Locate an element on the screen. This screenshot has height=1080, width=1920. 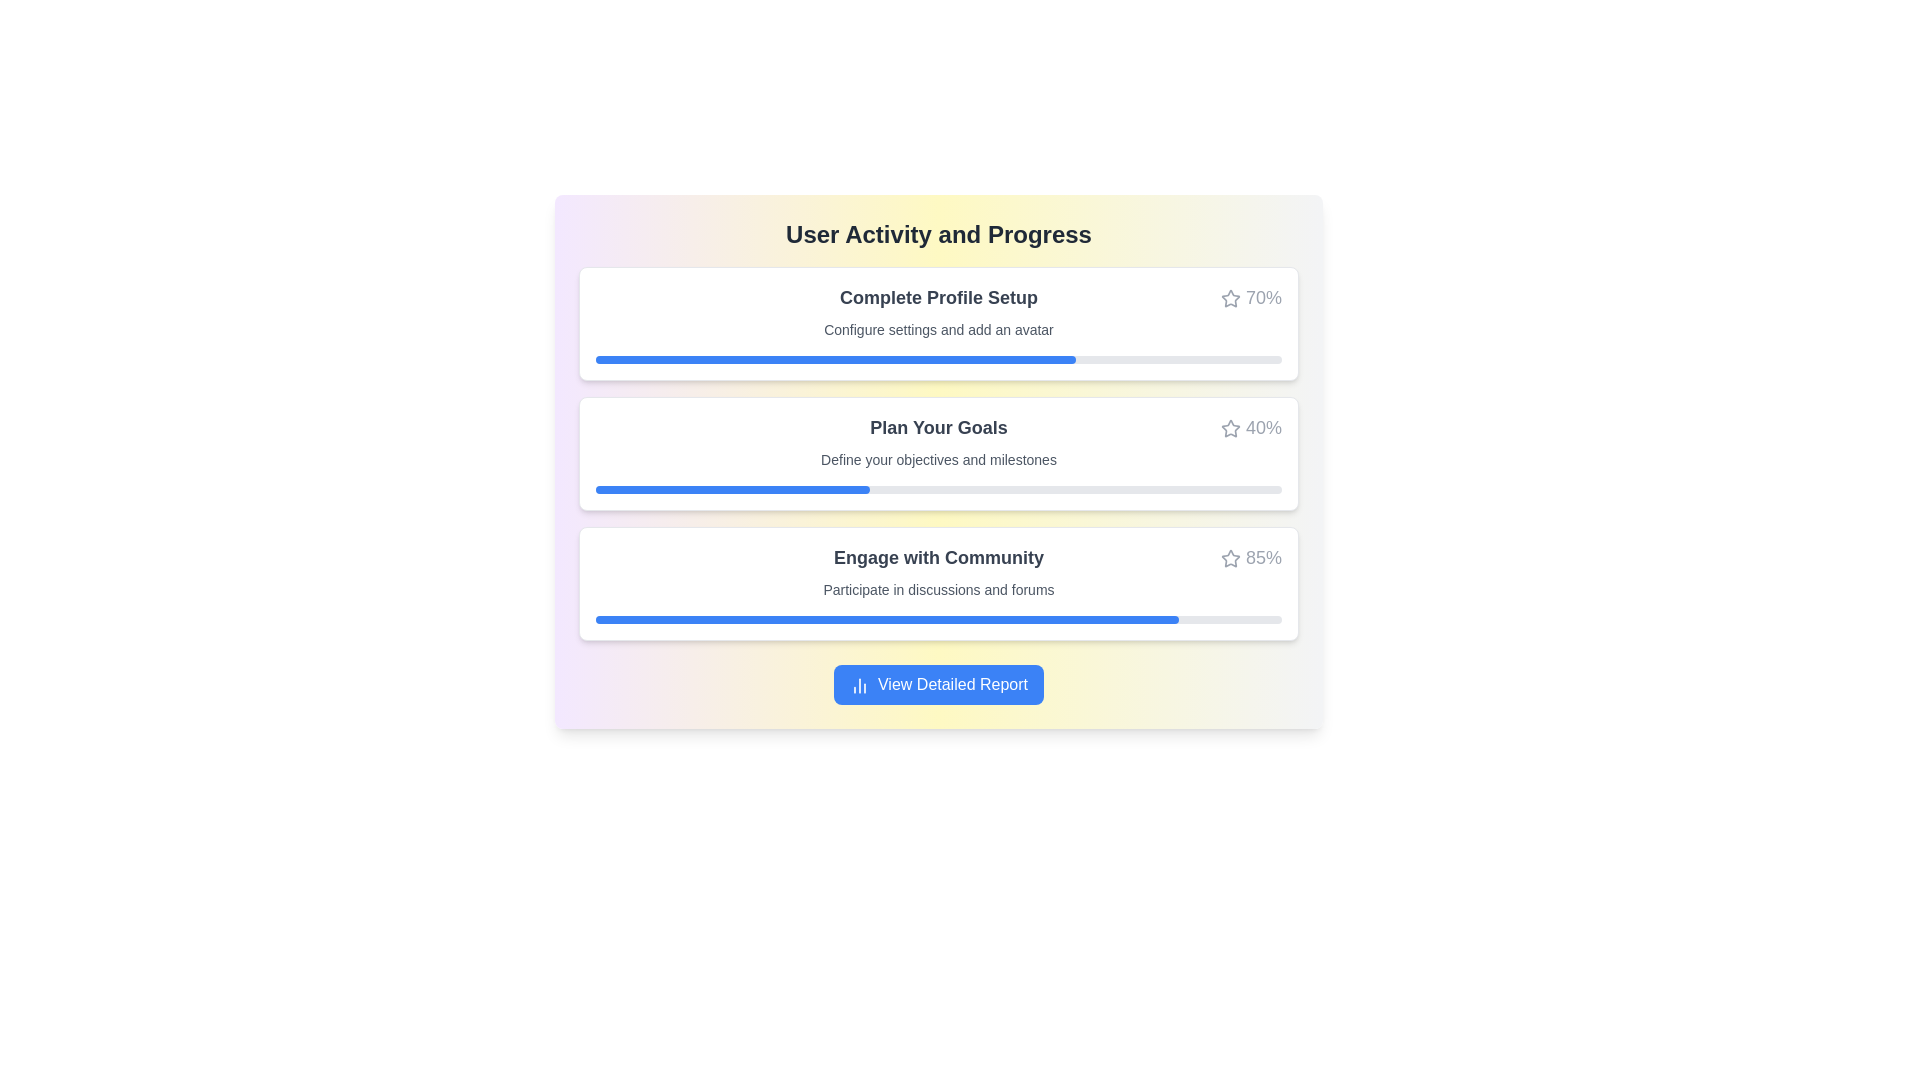
heading text located in the third white card from the top, which summarizes the content related to engaging with the community is located at coordinates (938, 558).